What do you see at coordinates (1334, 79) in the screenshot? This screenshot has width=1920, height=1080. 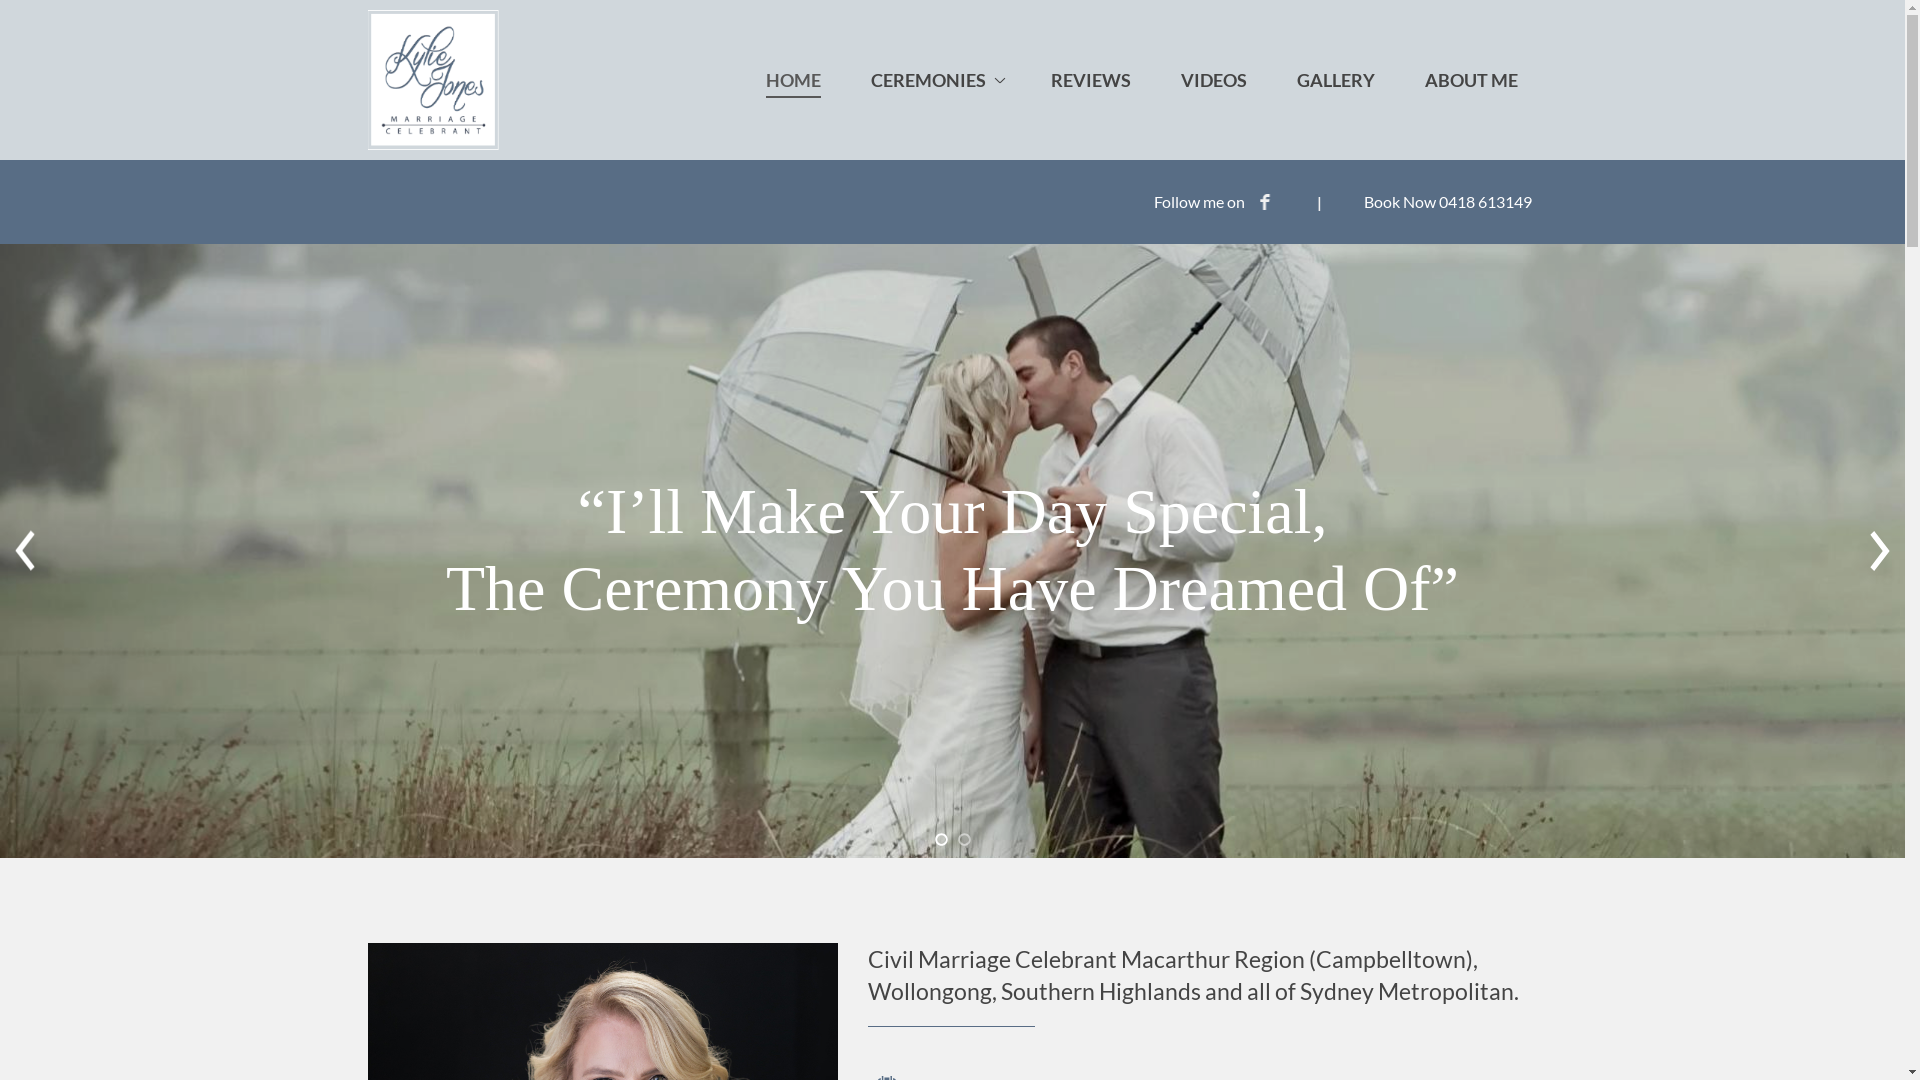 I see `'GALLERY'` at bounding box center [1334, 79].